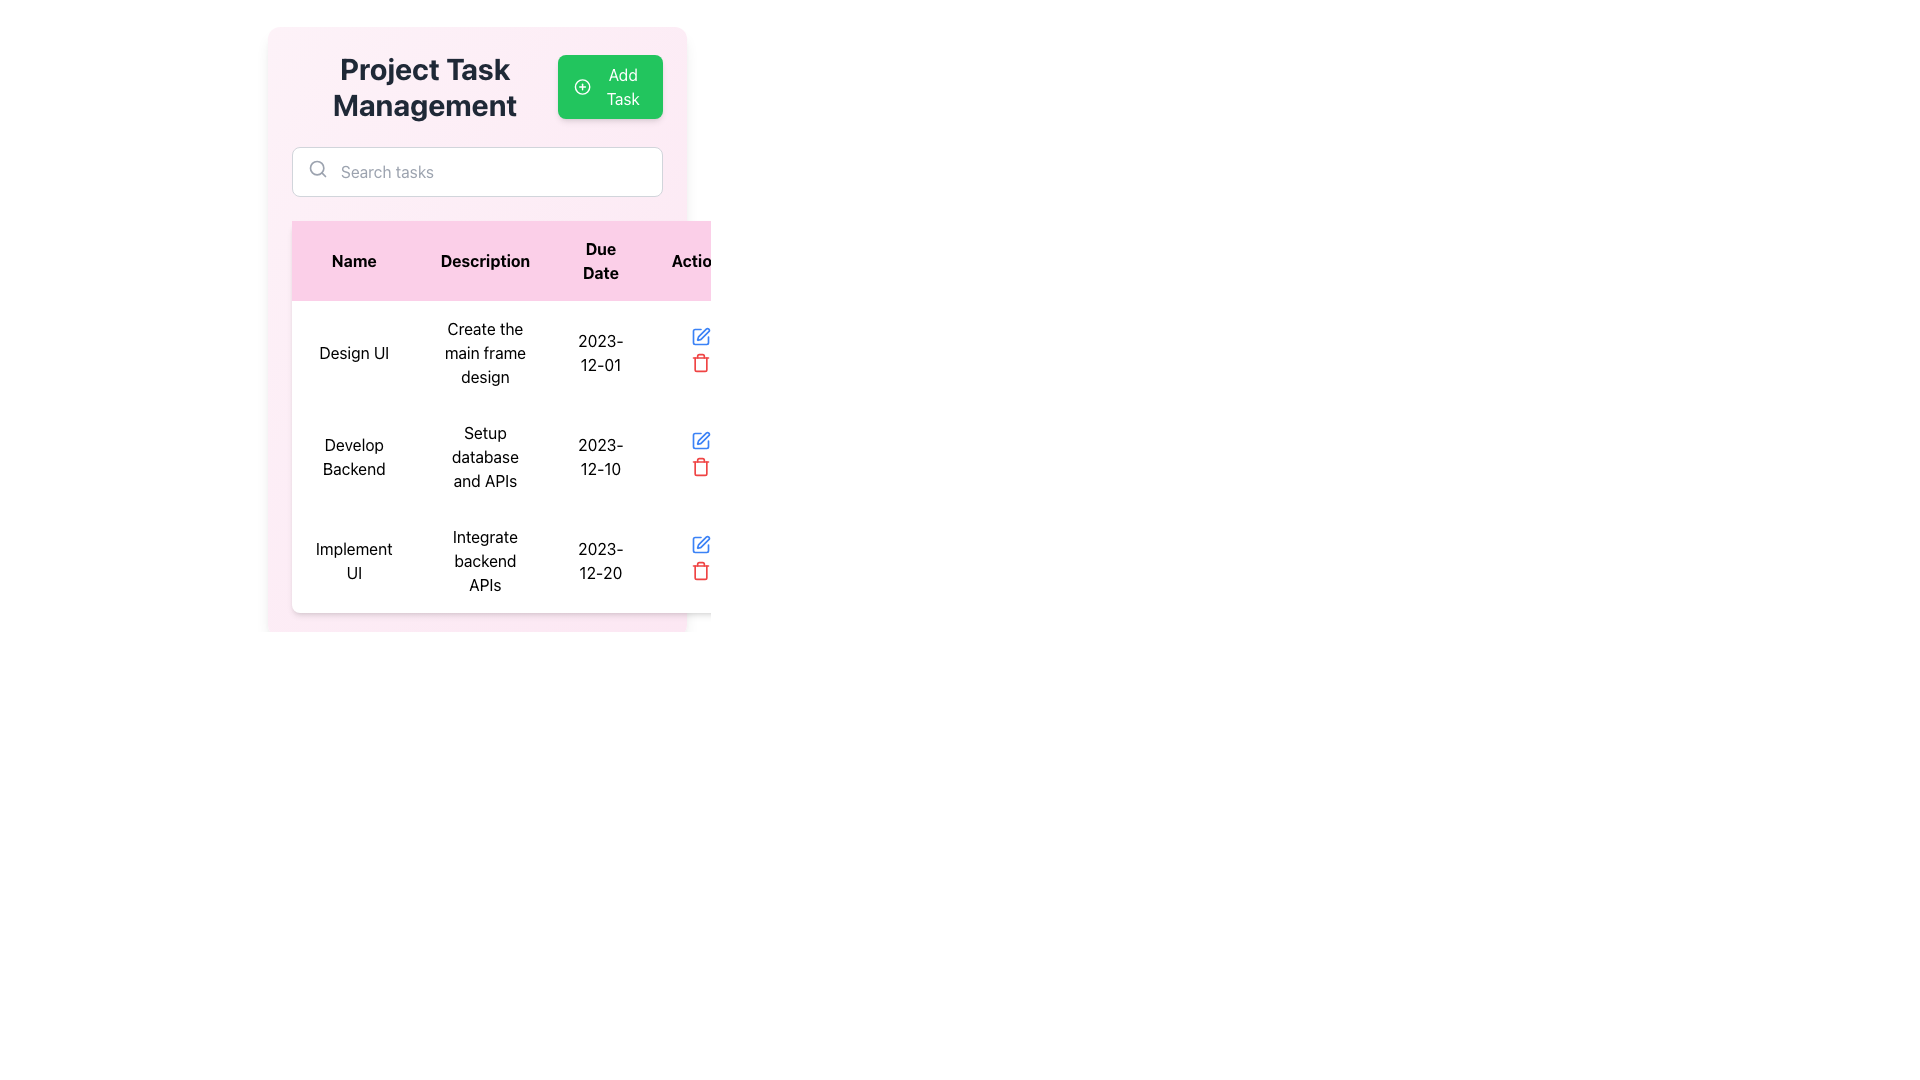  Describe the element at coordinates (599, 260) in the screenshot. I see `the static label reading 'Due Date' with a pink background, positioned in the header row between 'Description' and 'Actions'` at that location.